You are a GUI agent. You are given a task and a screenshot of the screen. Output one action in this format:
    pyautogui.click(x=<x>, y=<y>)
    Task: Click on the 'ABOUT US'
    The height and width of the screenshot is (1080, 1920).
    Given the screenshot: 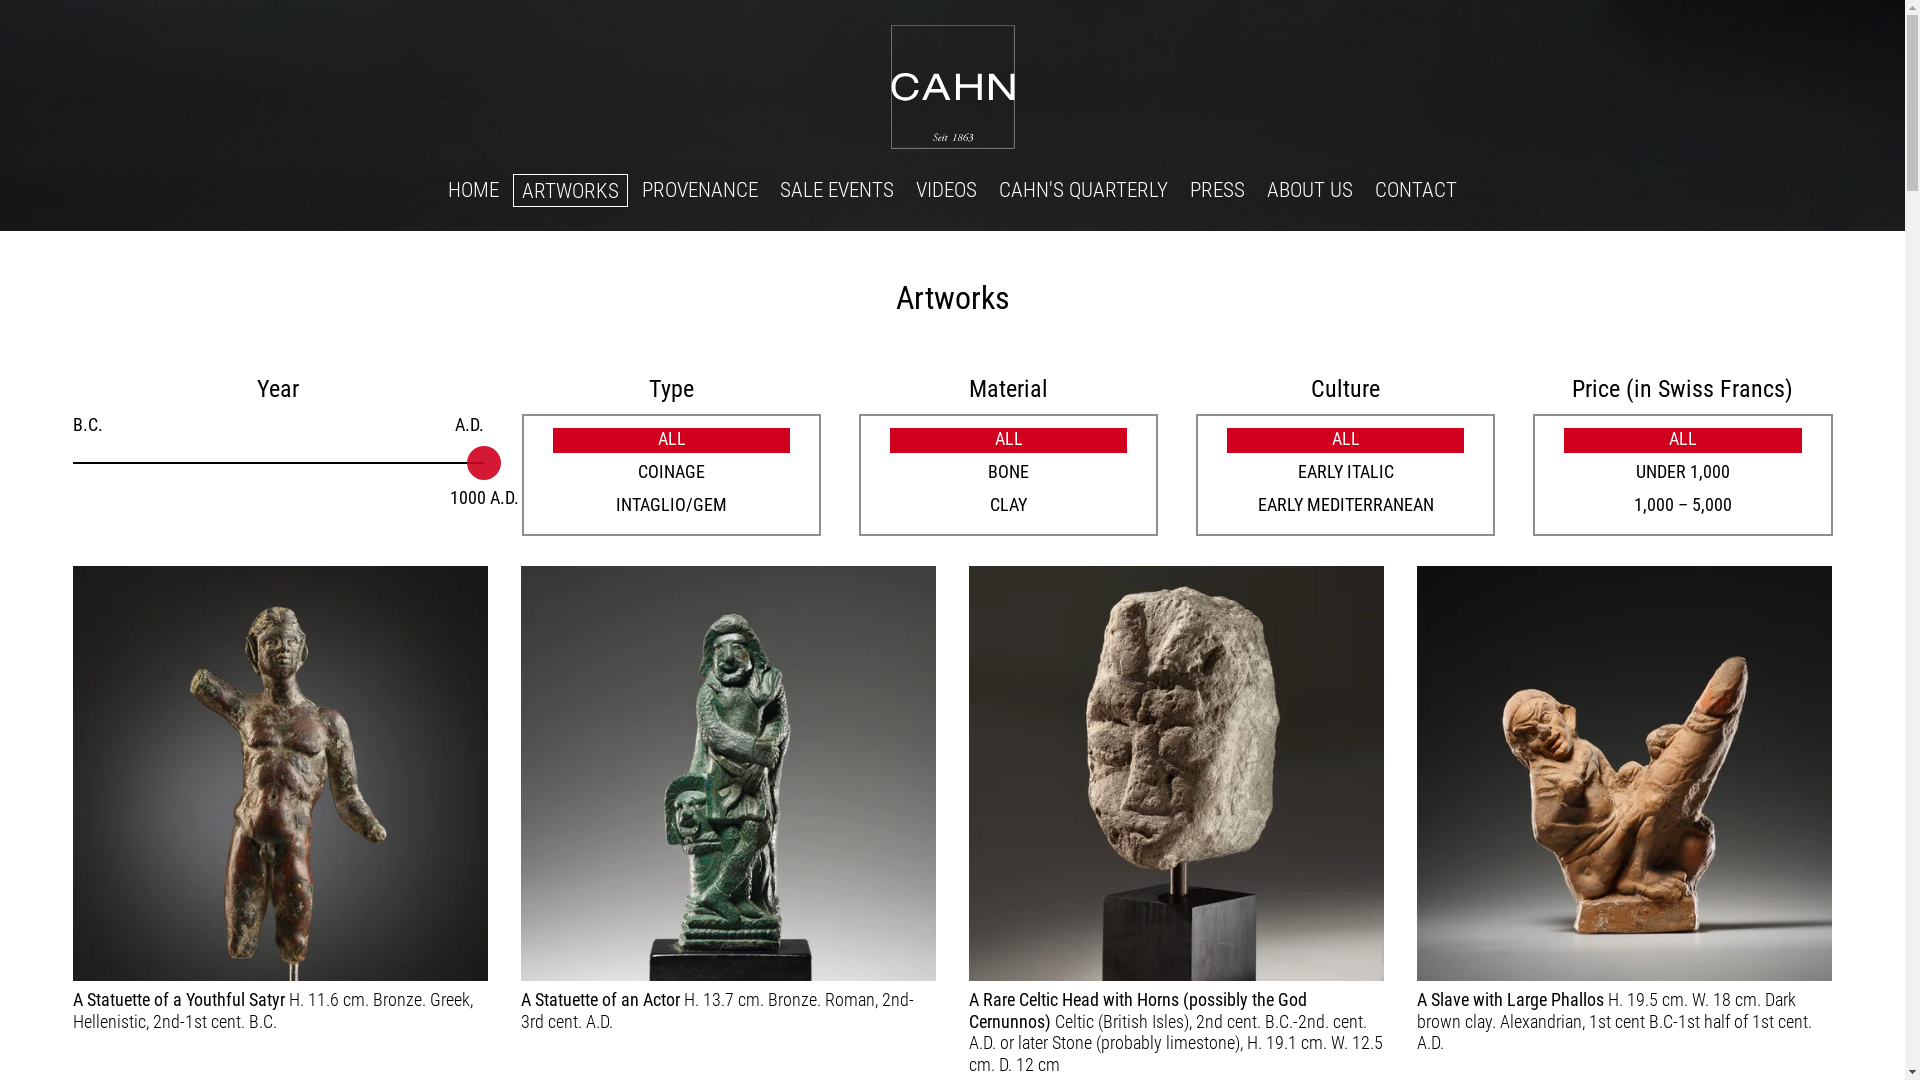 What is the action you would take?
    pyautogui.click(x=1310, y=190)
    